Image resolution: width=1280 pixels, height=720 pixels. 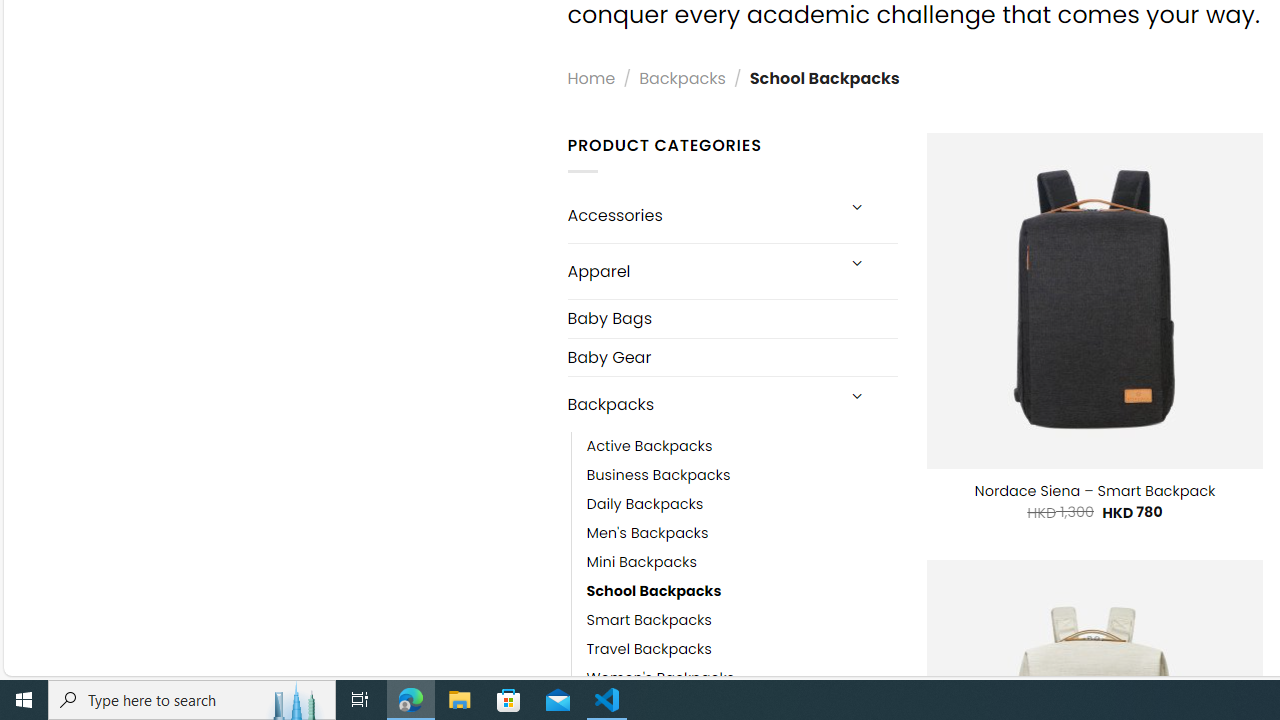 I want to click on 'Men', so click(x=647, y=532).